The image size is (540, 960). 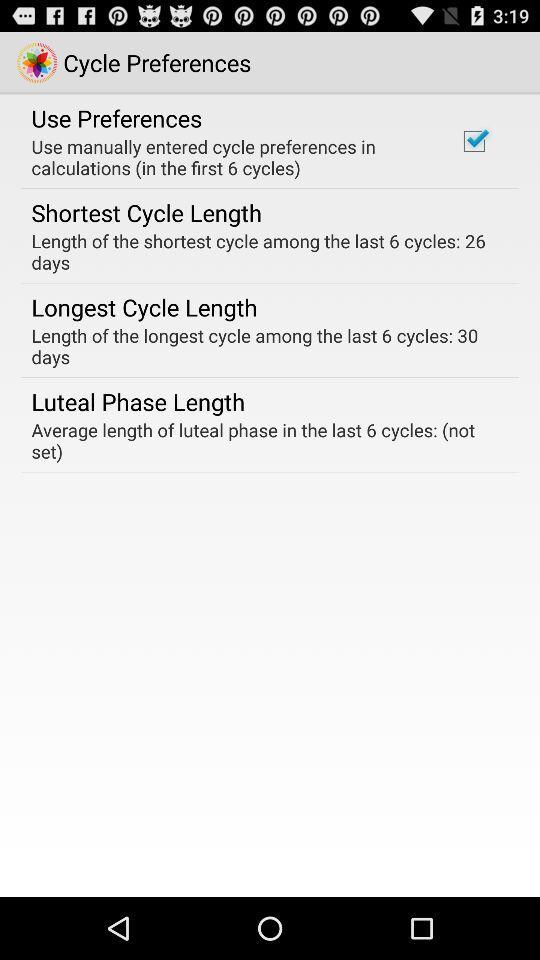 What do you see at coordinates (473, 140) in the screenshot?
I see `item above the length of the icon` at bounding box center [473, 140].